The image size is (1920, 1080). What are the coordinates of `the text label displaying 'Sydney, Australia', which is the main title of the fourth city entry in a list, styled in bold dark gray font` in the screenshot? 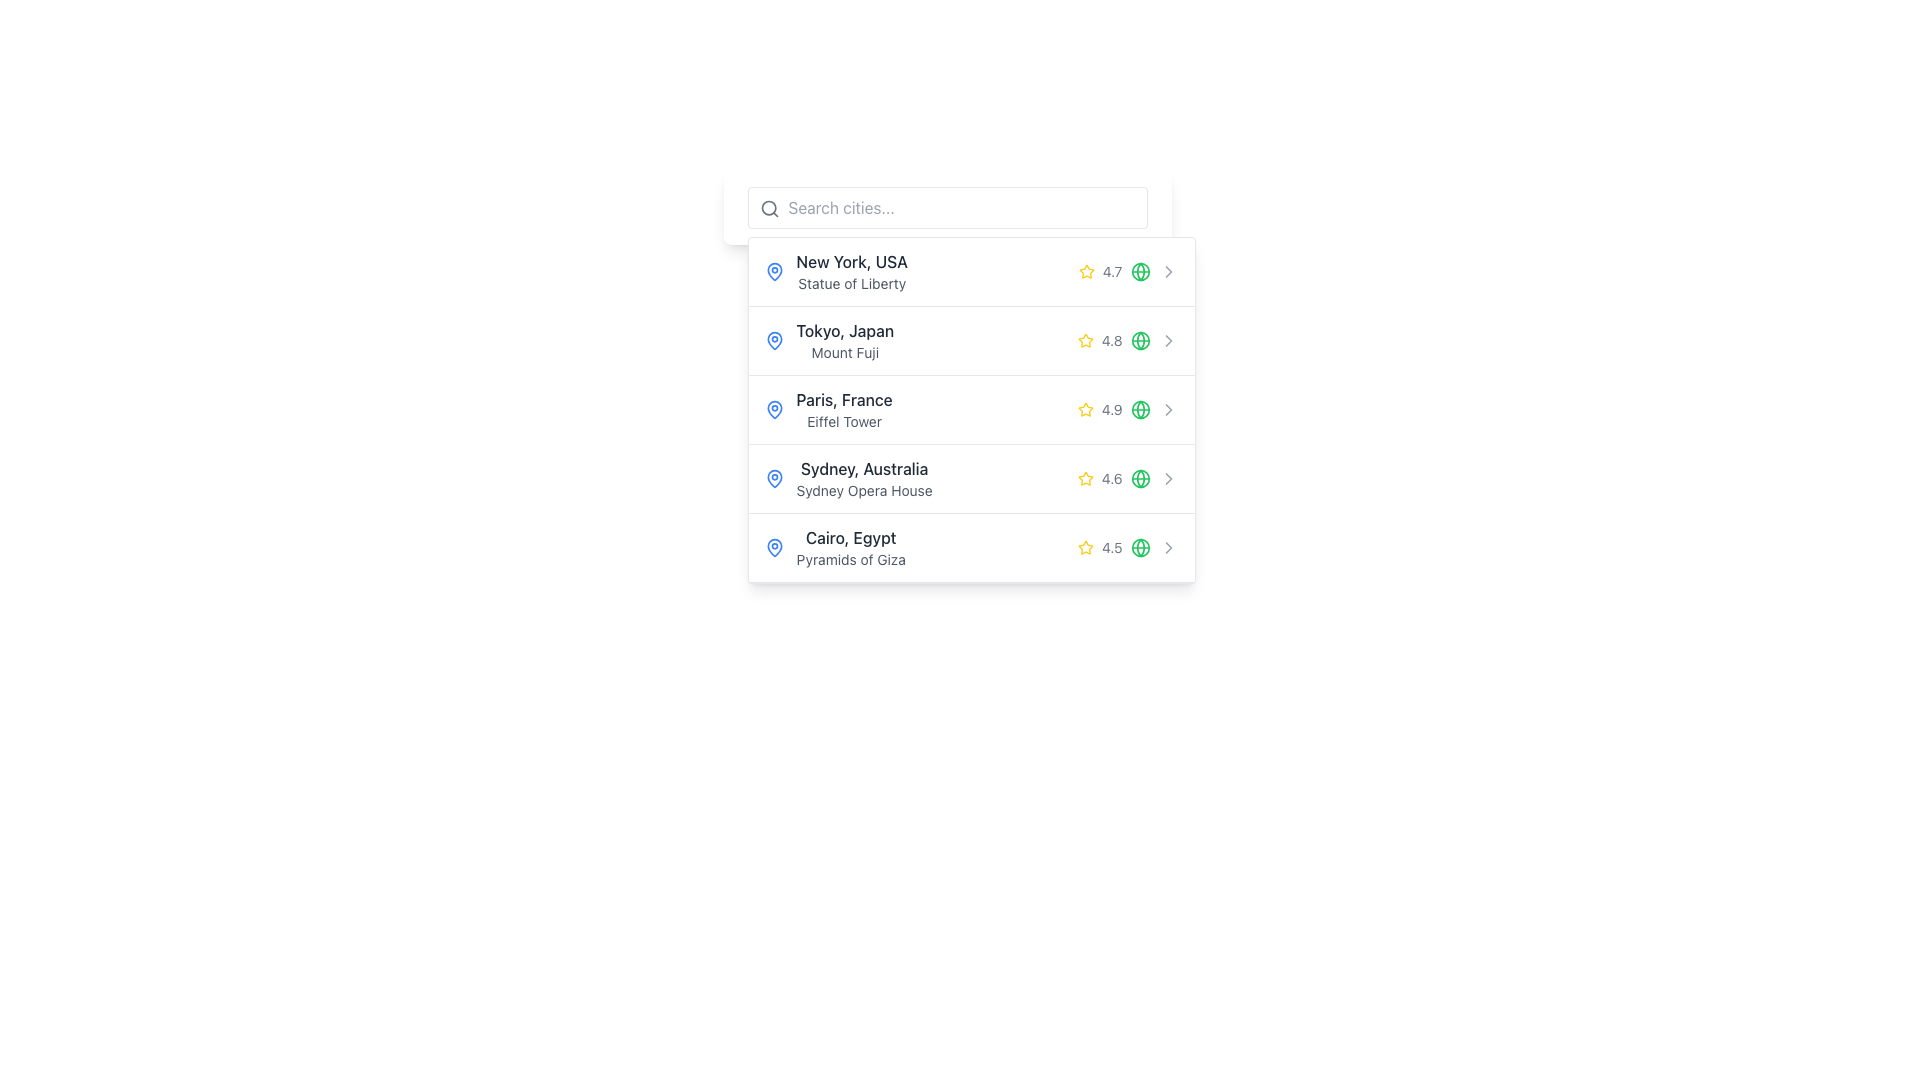 It's located at (864, 469).